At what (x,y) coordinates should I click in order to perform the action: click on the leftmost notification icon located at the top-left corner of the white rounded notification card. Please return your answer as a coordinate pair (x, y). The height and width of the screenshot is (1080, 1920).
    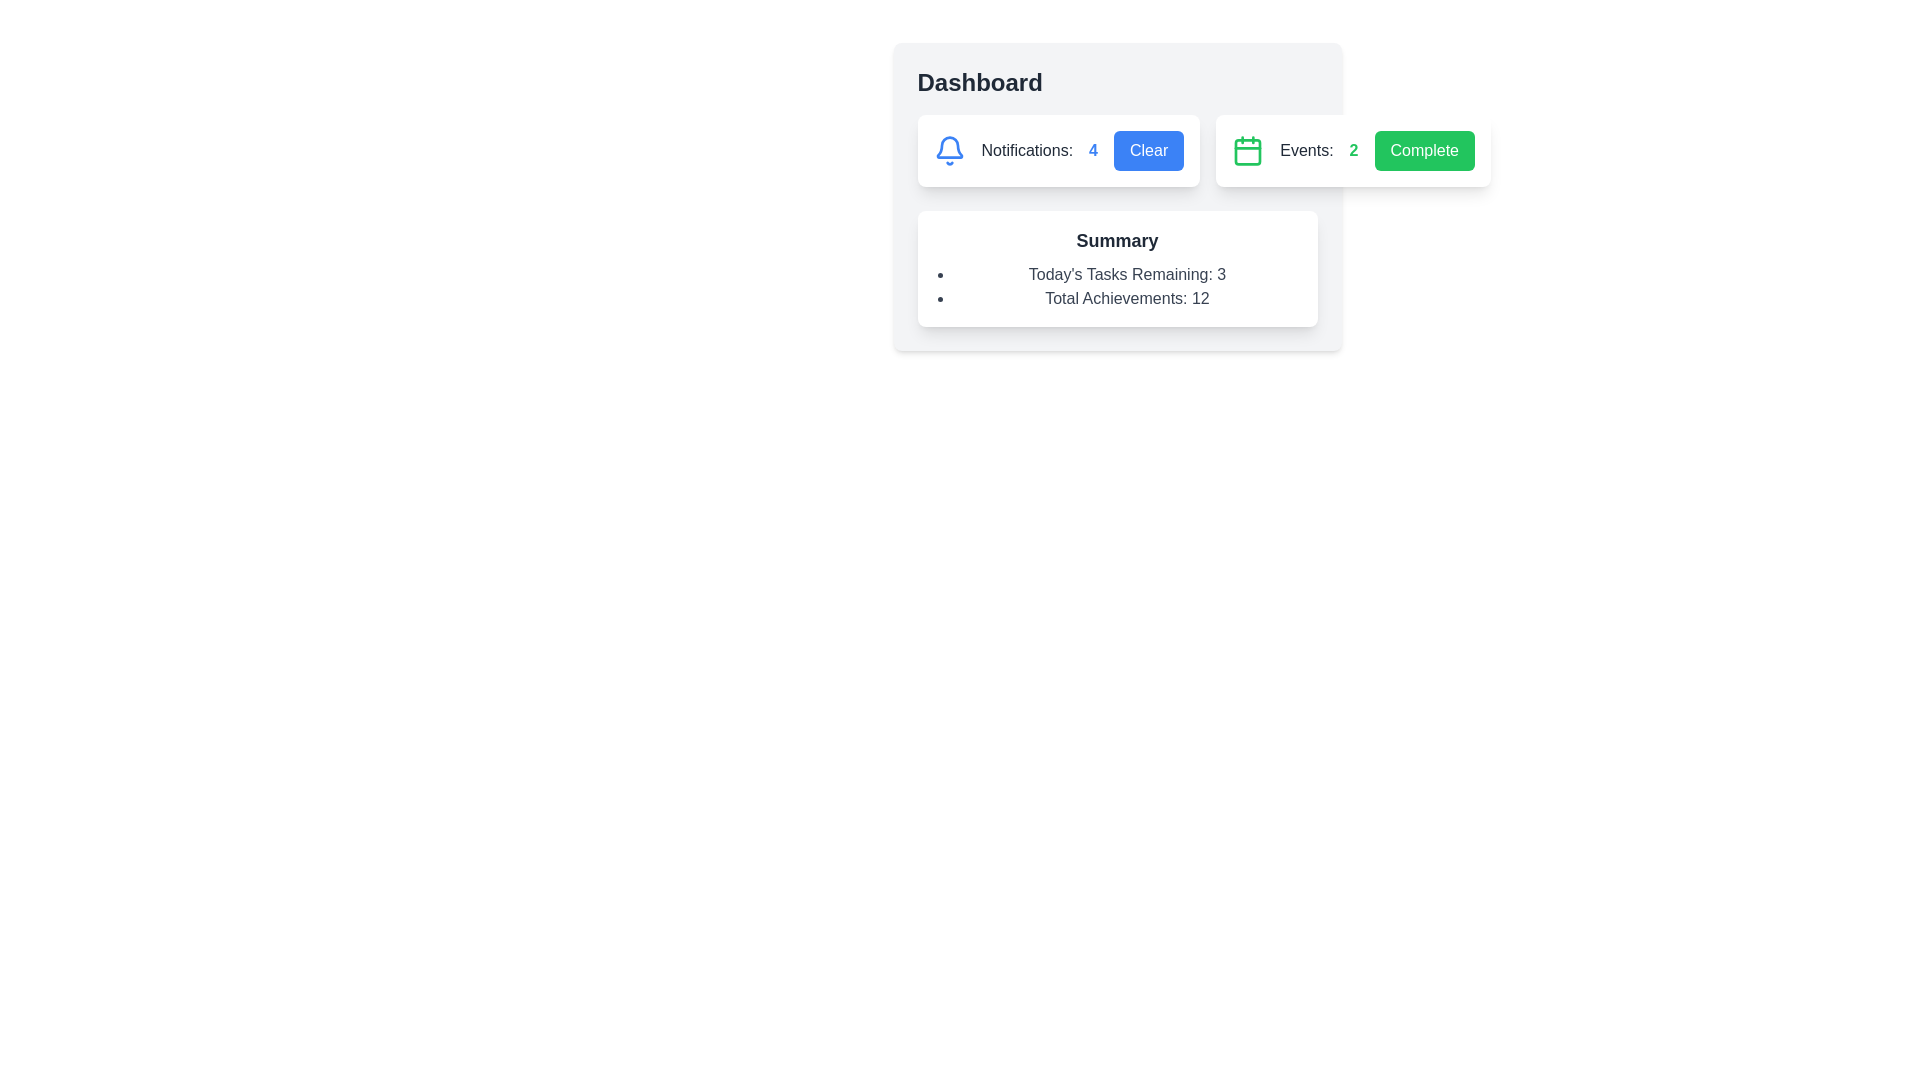
    Looking at the image, I should click on (948, 149).